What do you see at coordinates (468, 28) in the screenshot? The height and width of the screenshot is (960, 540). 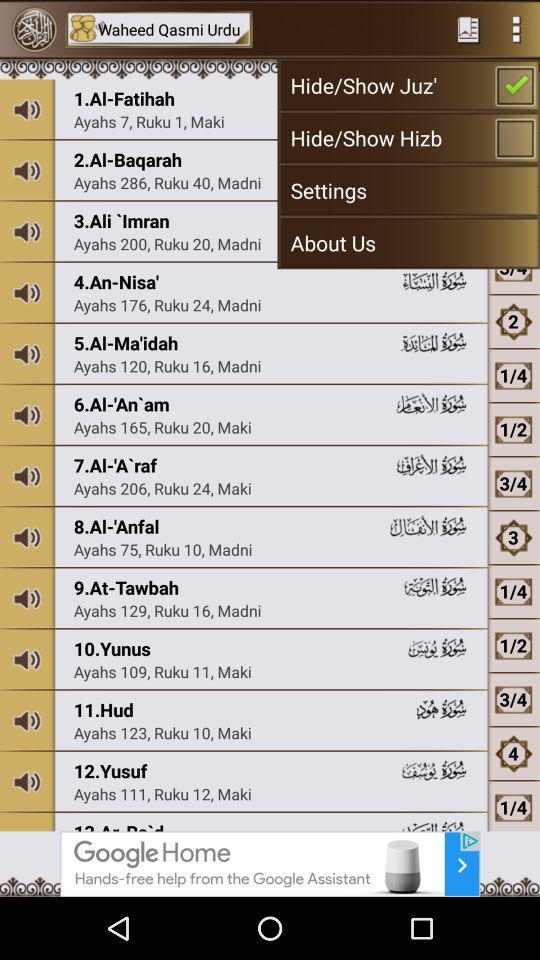 I see `bookmark page` at bounding box center [468, 28].